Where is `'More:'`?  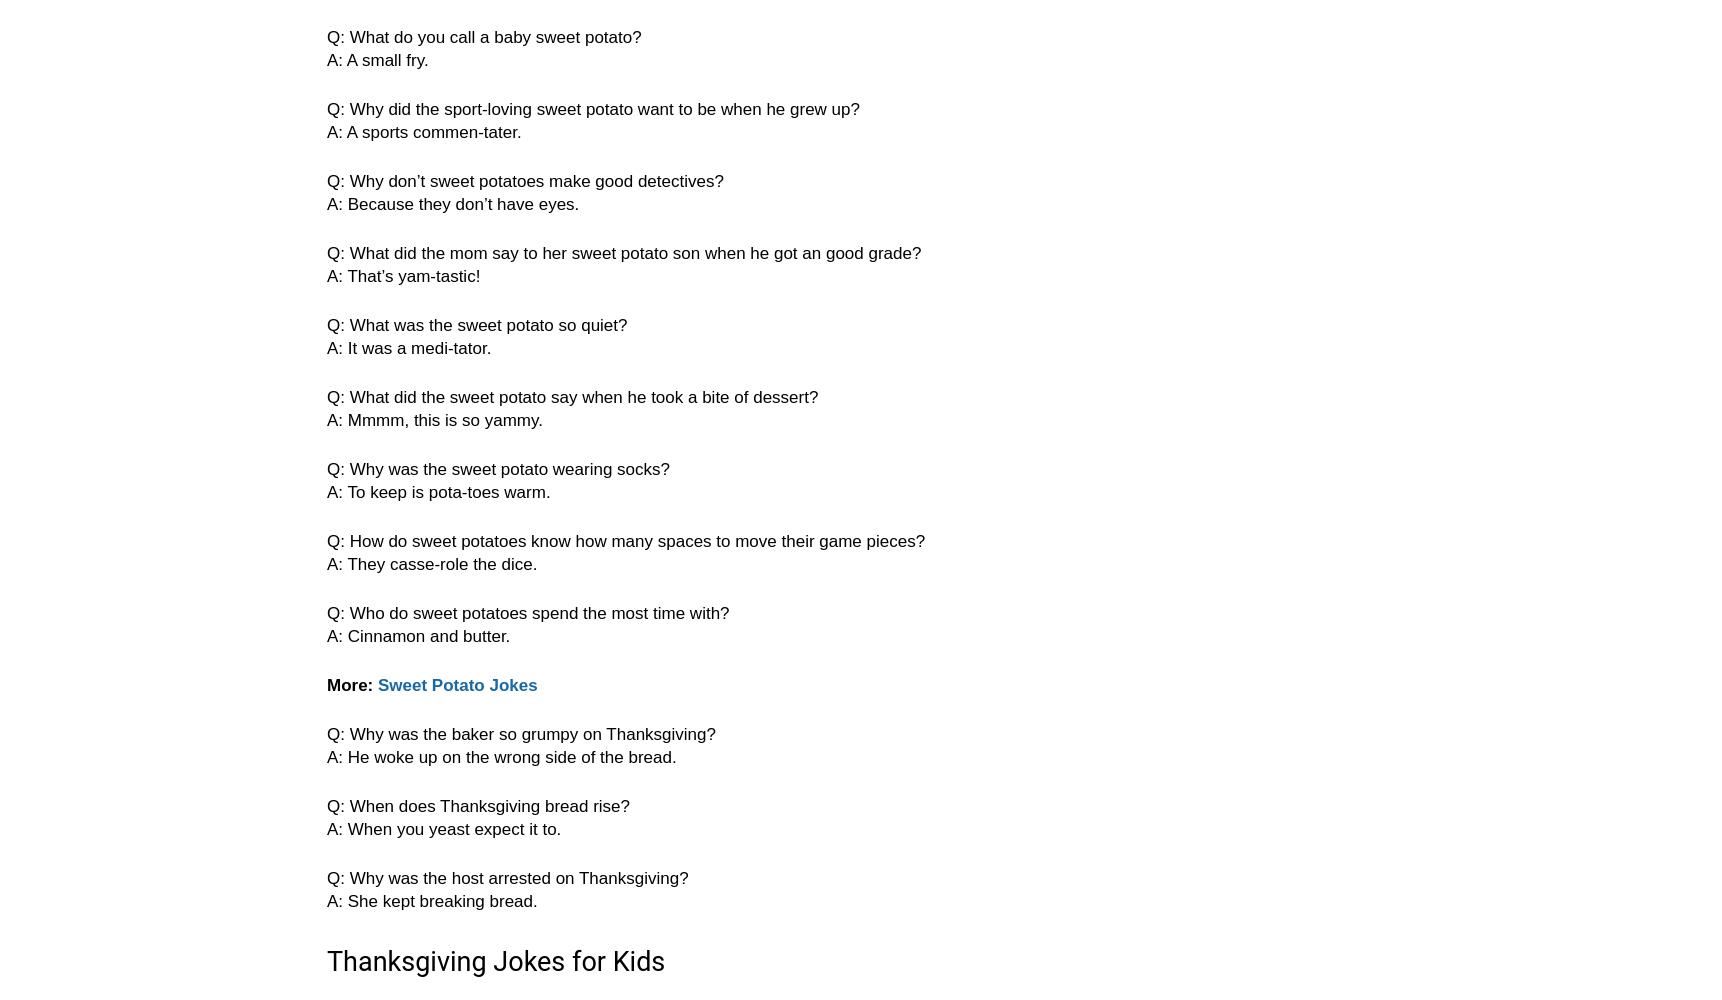
'More:' is located at coordinates (351, 685).